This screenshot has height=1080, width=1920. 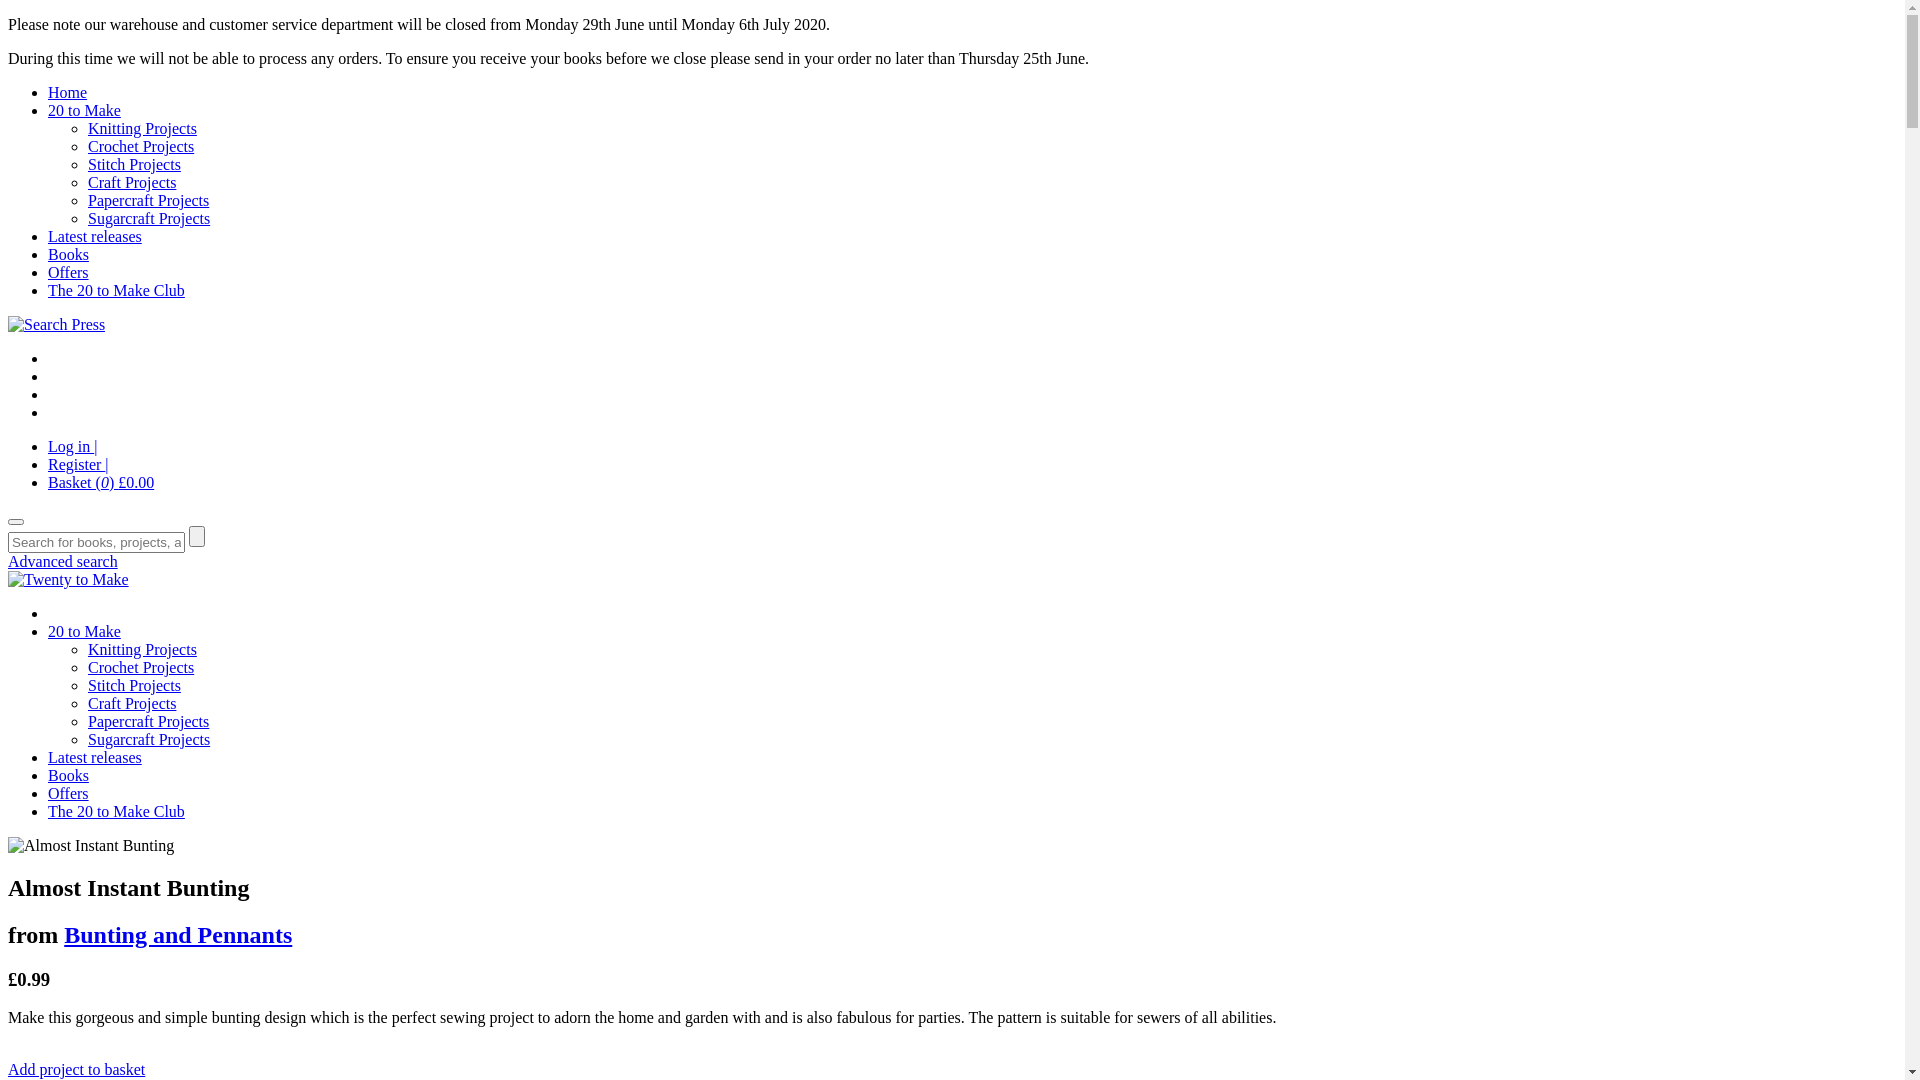 I want to click on 'Stitch Projects', so click(x=133, y=163).